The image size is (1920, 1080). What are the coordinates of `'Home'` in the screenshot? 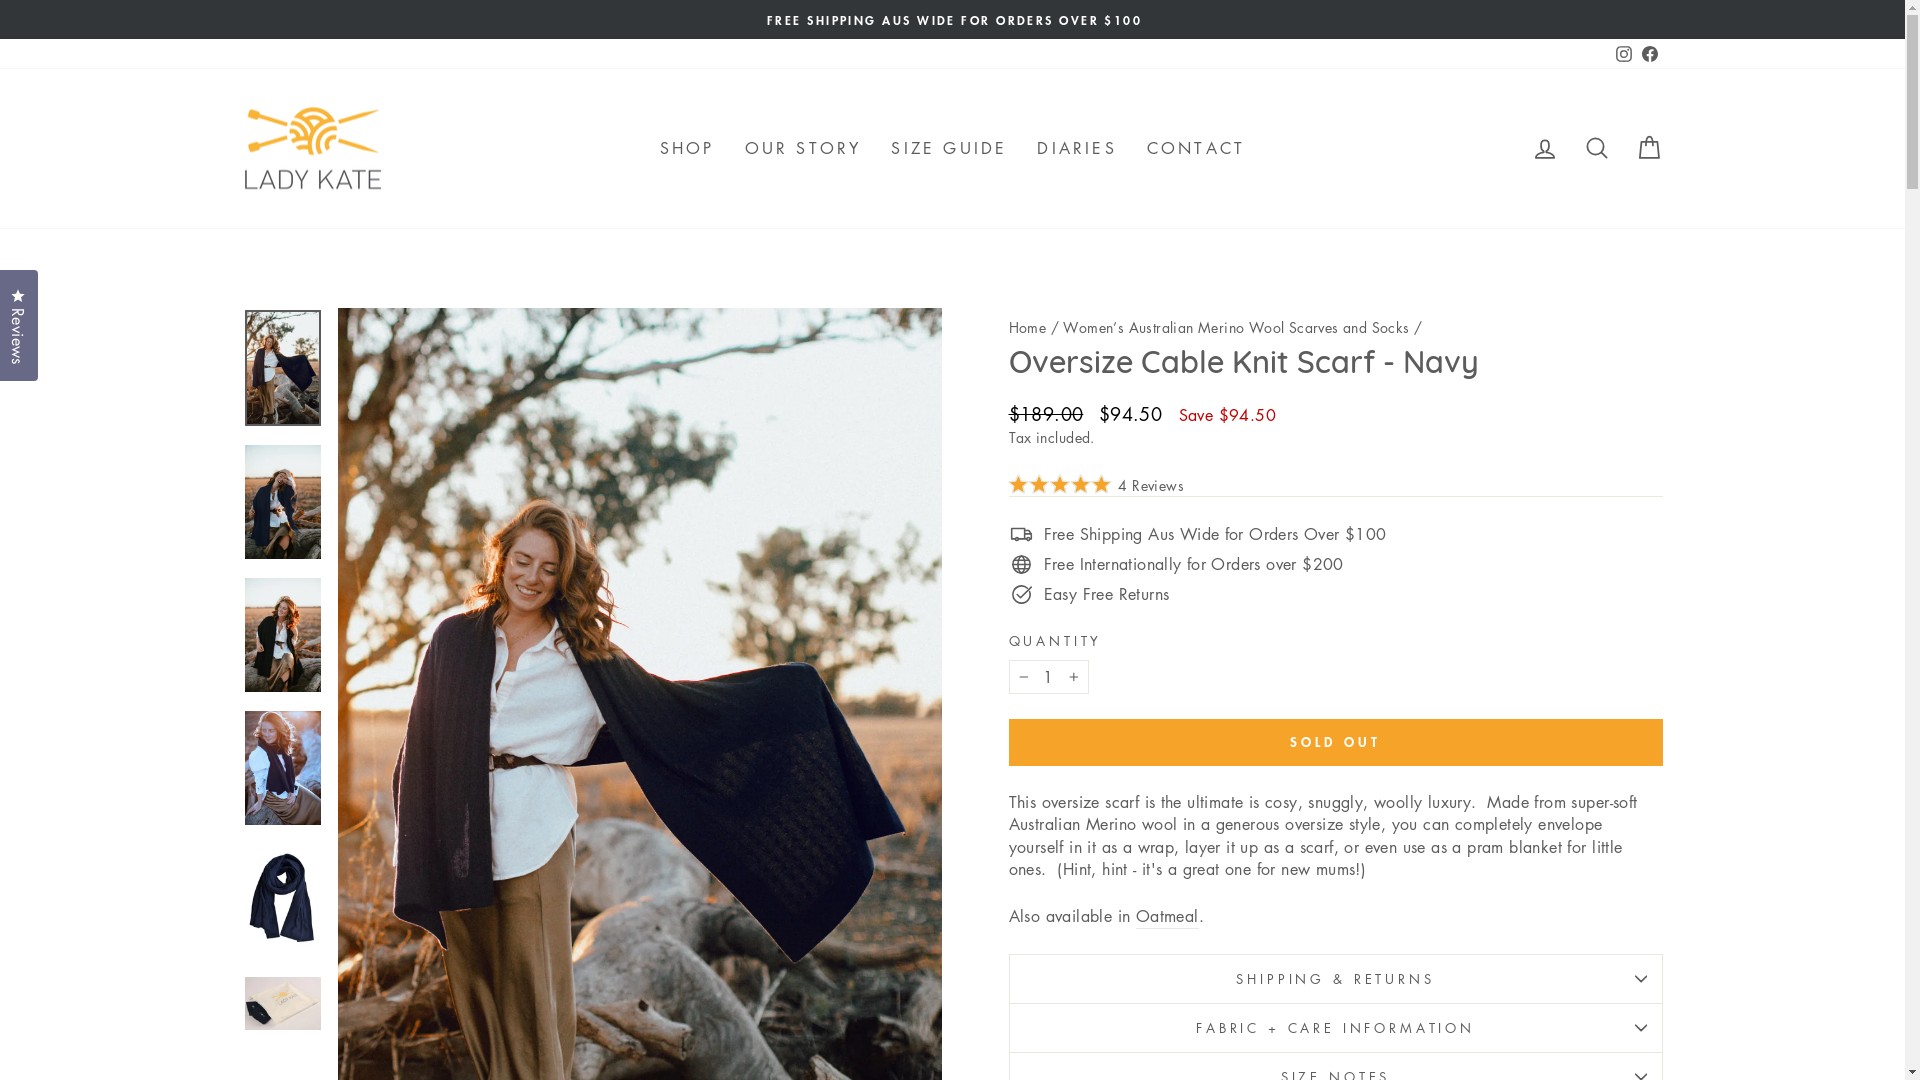 It's located at (1027, 326).